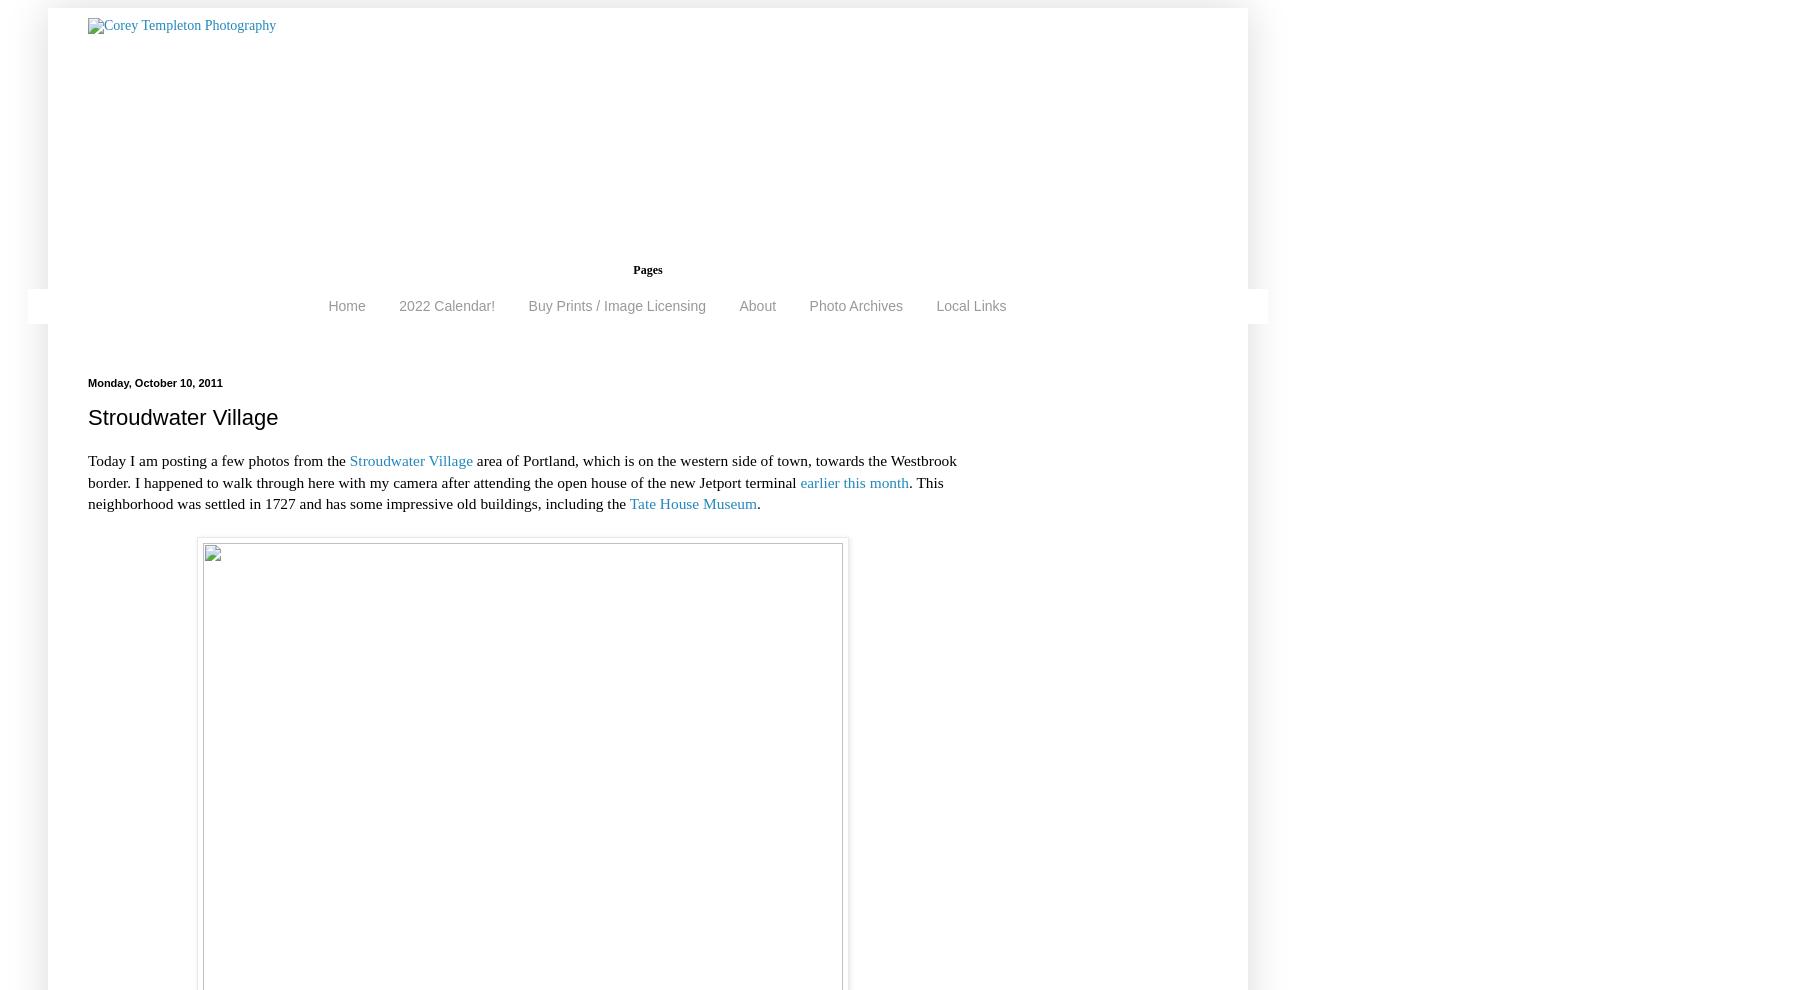 The width and height of the screenshot is (1820, 990). What do you see at coordinates (757, 305) in the screenshot?
I see `'About'` at bounding box center [757, 305].